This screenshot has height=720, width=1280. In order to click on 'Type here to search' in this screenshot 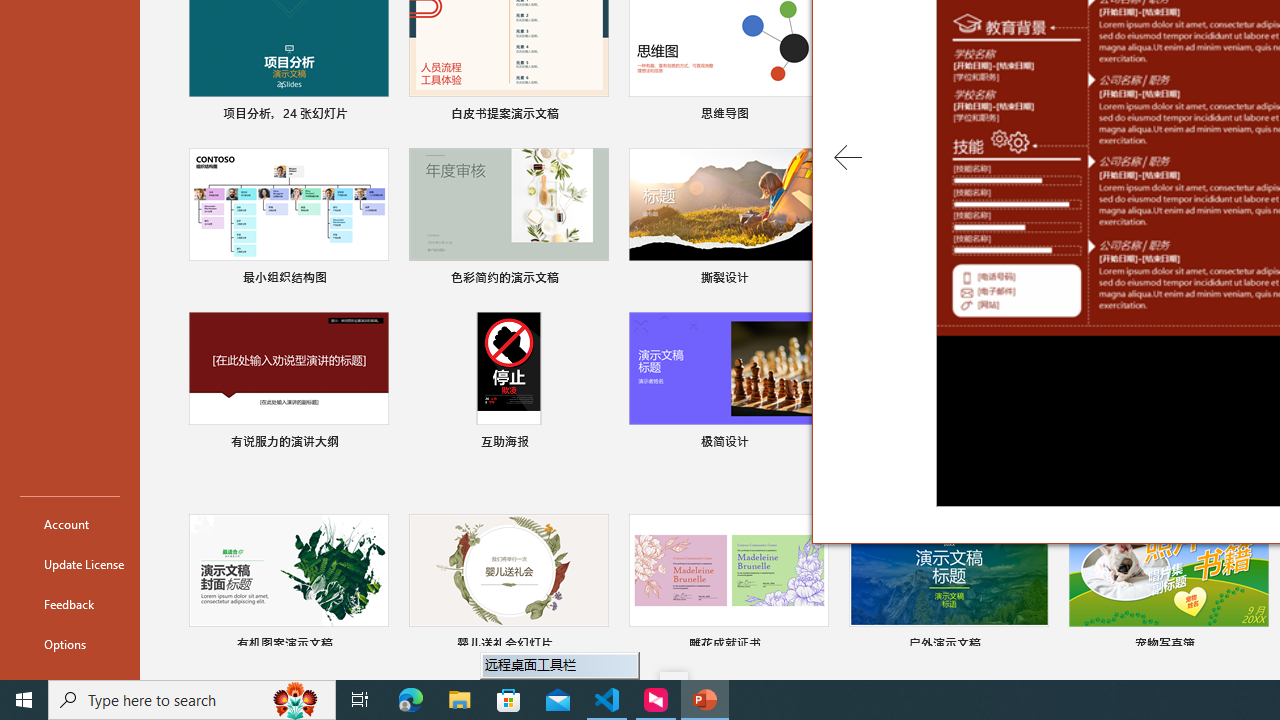, I will do `click(192, 698)`.